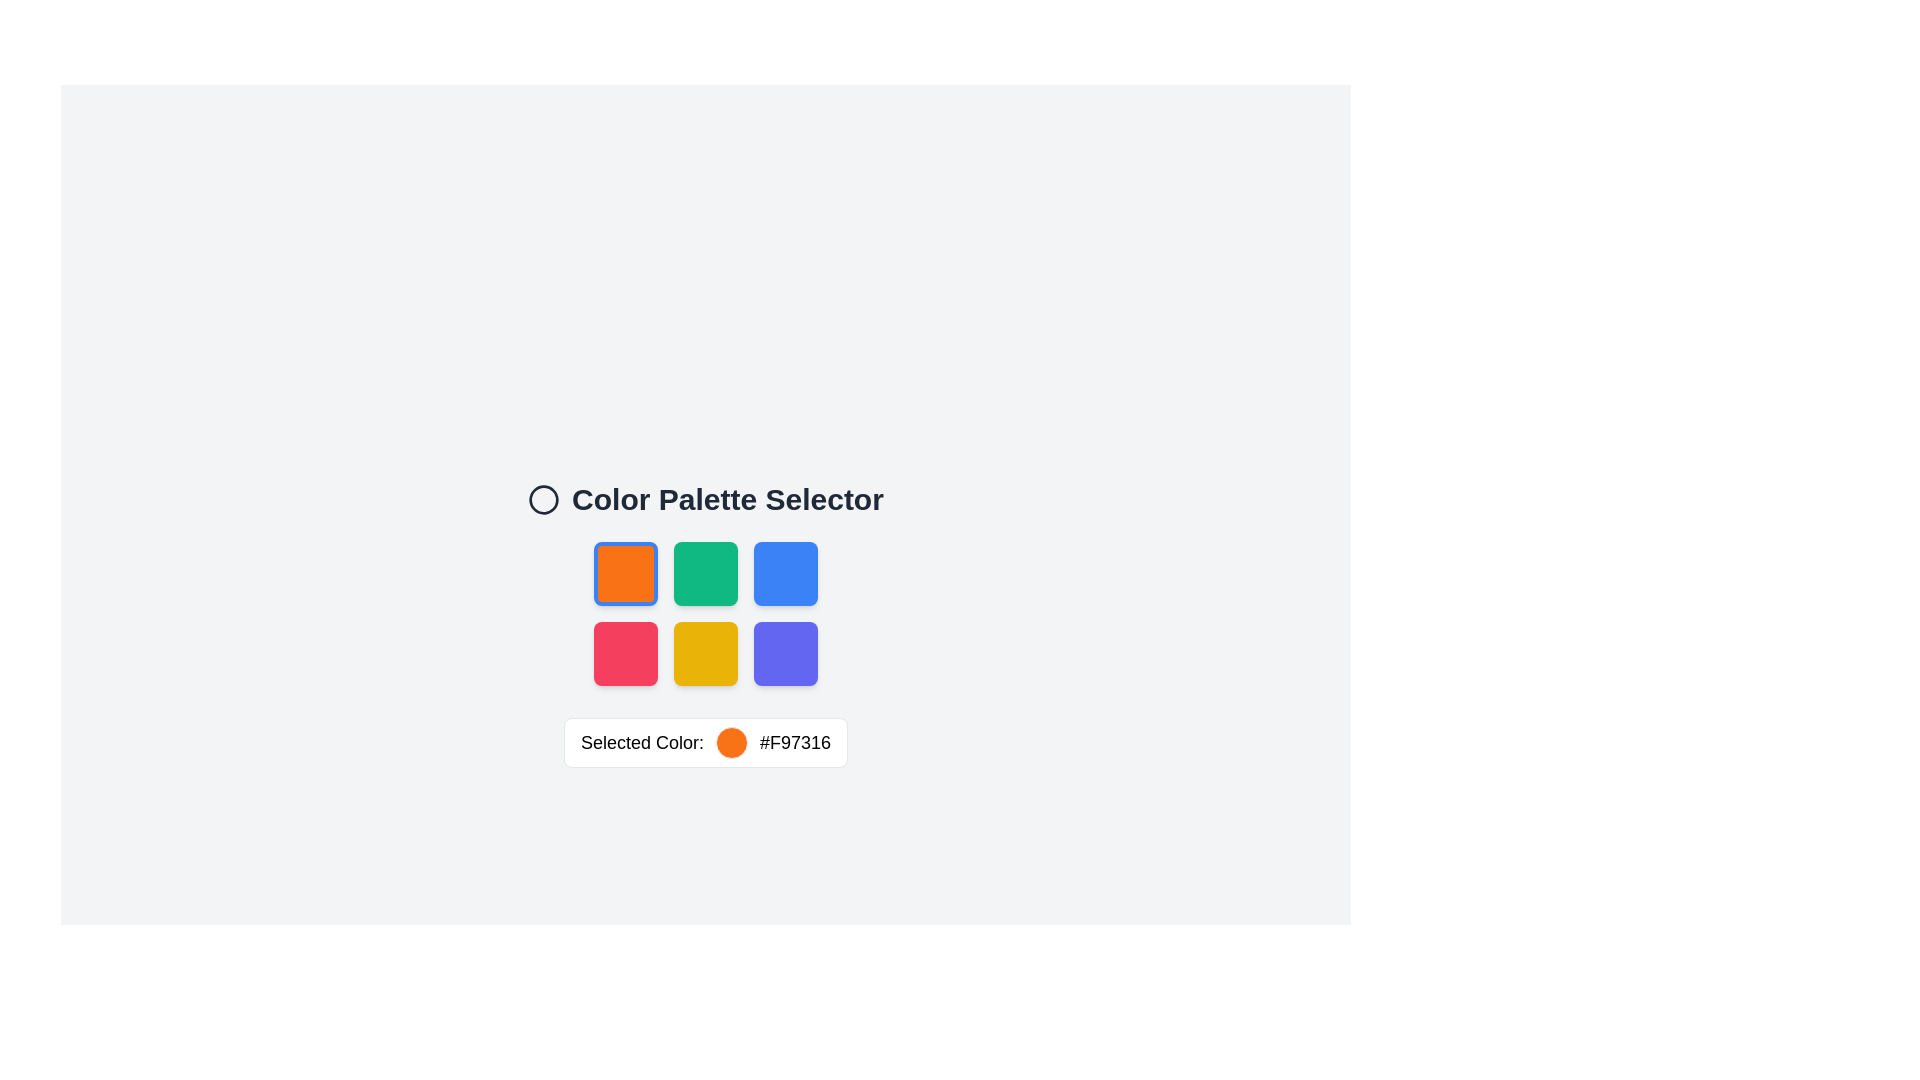 Image resolution: width=1920 pixels, height=1080 pixels. Describe the element at coordinates (705, 574) in the screenshot. I see `the green square button with rounded corners, which is the second square in the top row of a 3x2 grid` at that location.